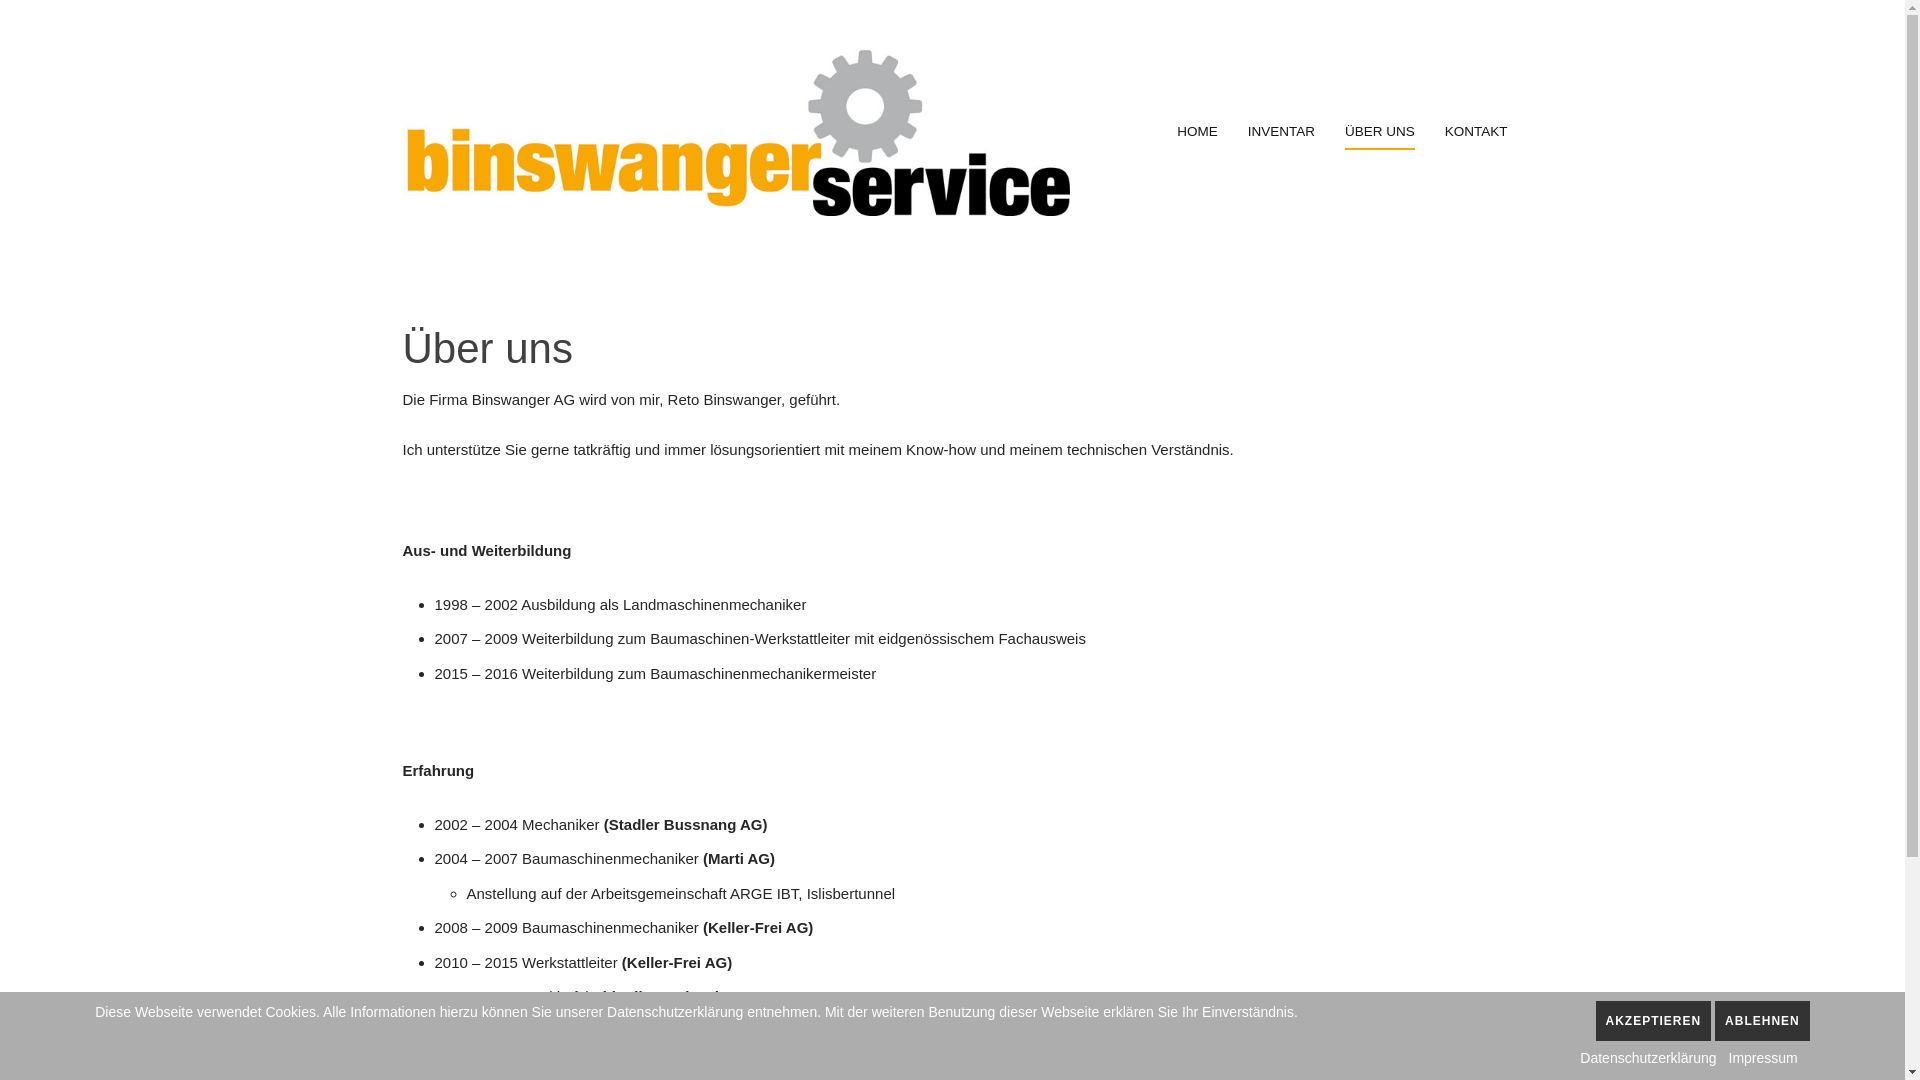 This screenshot has width=1920, height=1080. I want to click on 'INVENTAR', so click(1281, 131).